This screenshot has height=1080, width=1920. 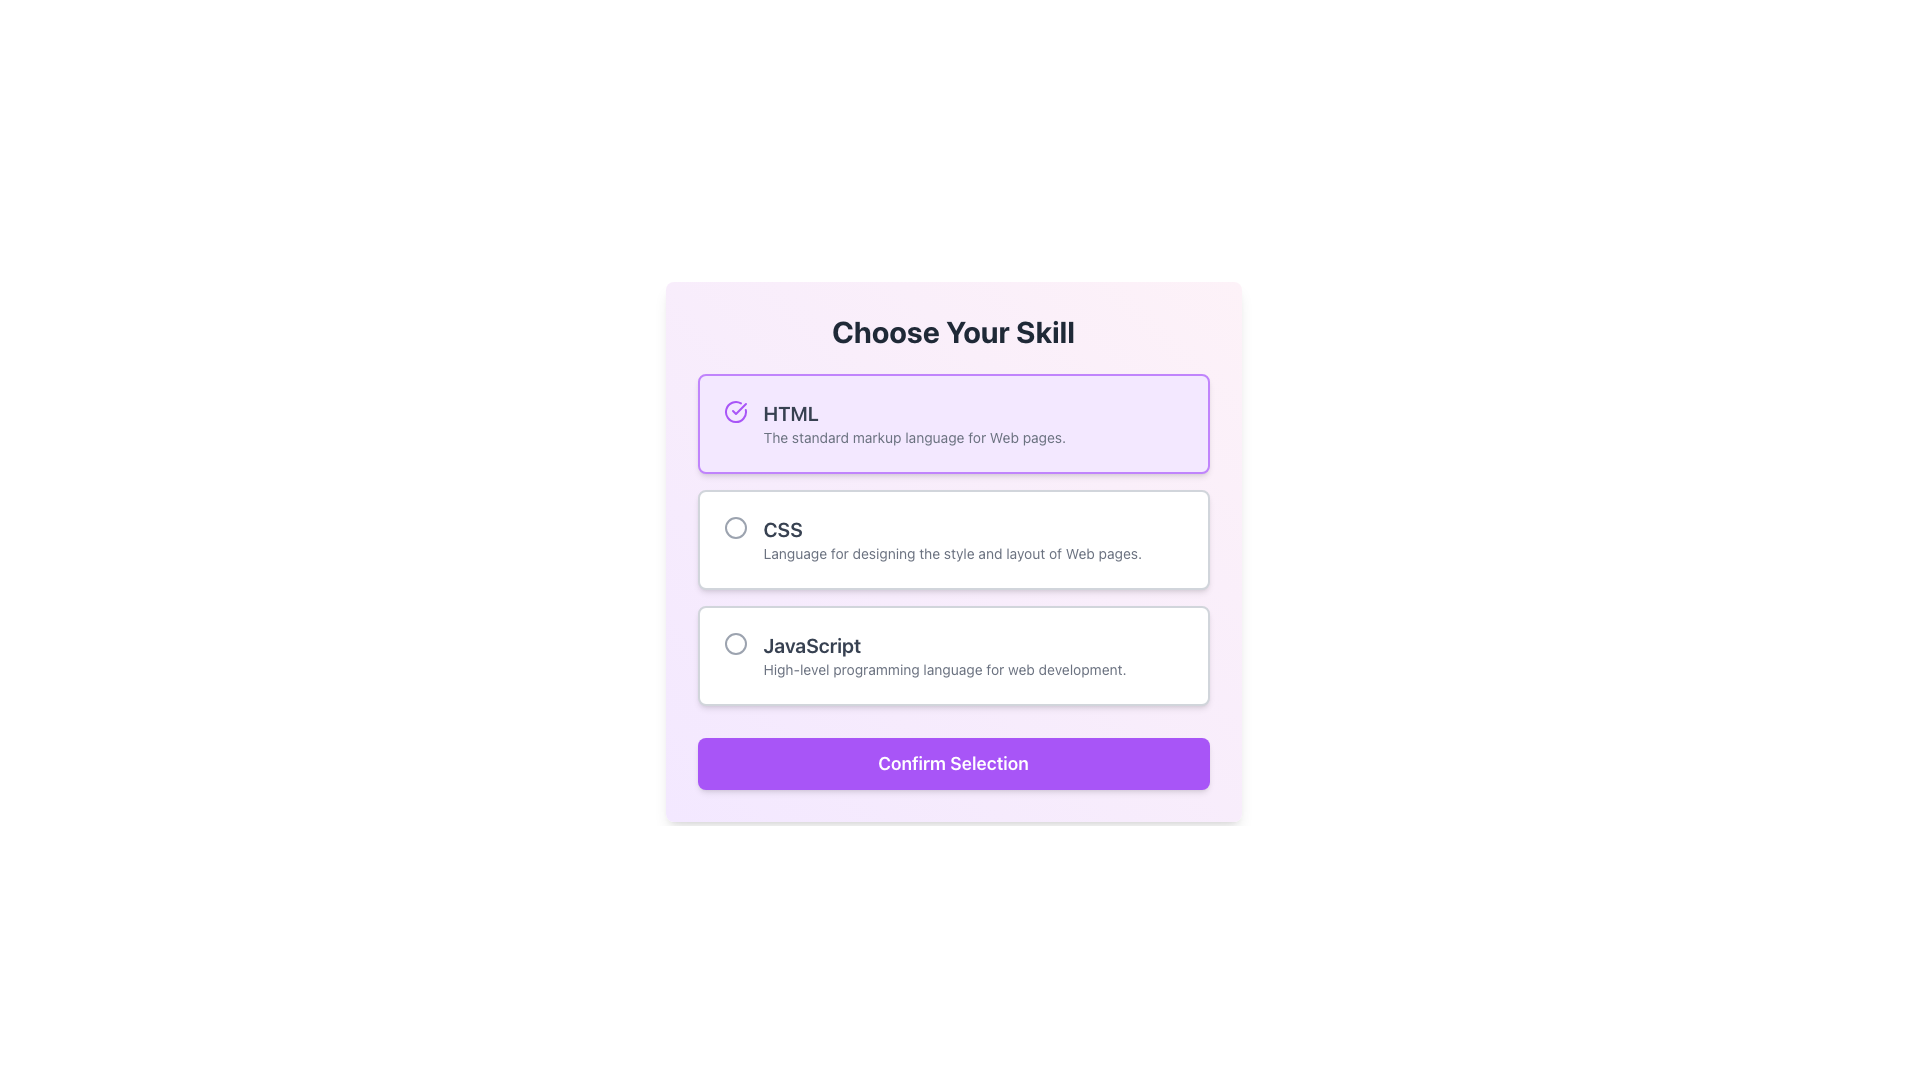 I want to click on the center of the interactive panel, so click(x=952, y=540).